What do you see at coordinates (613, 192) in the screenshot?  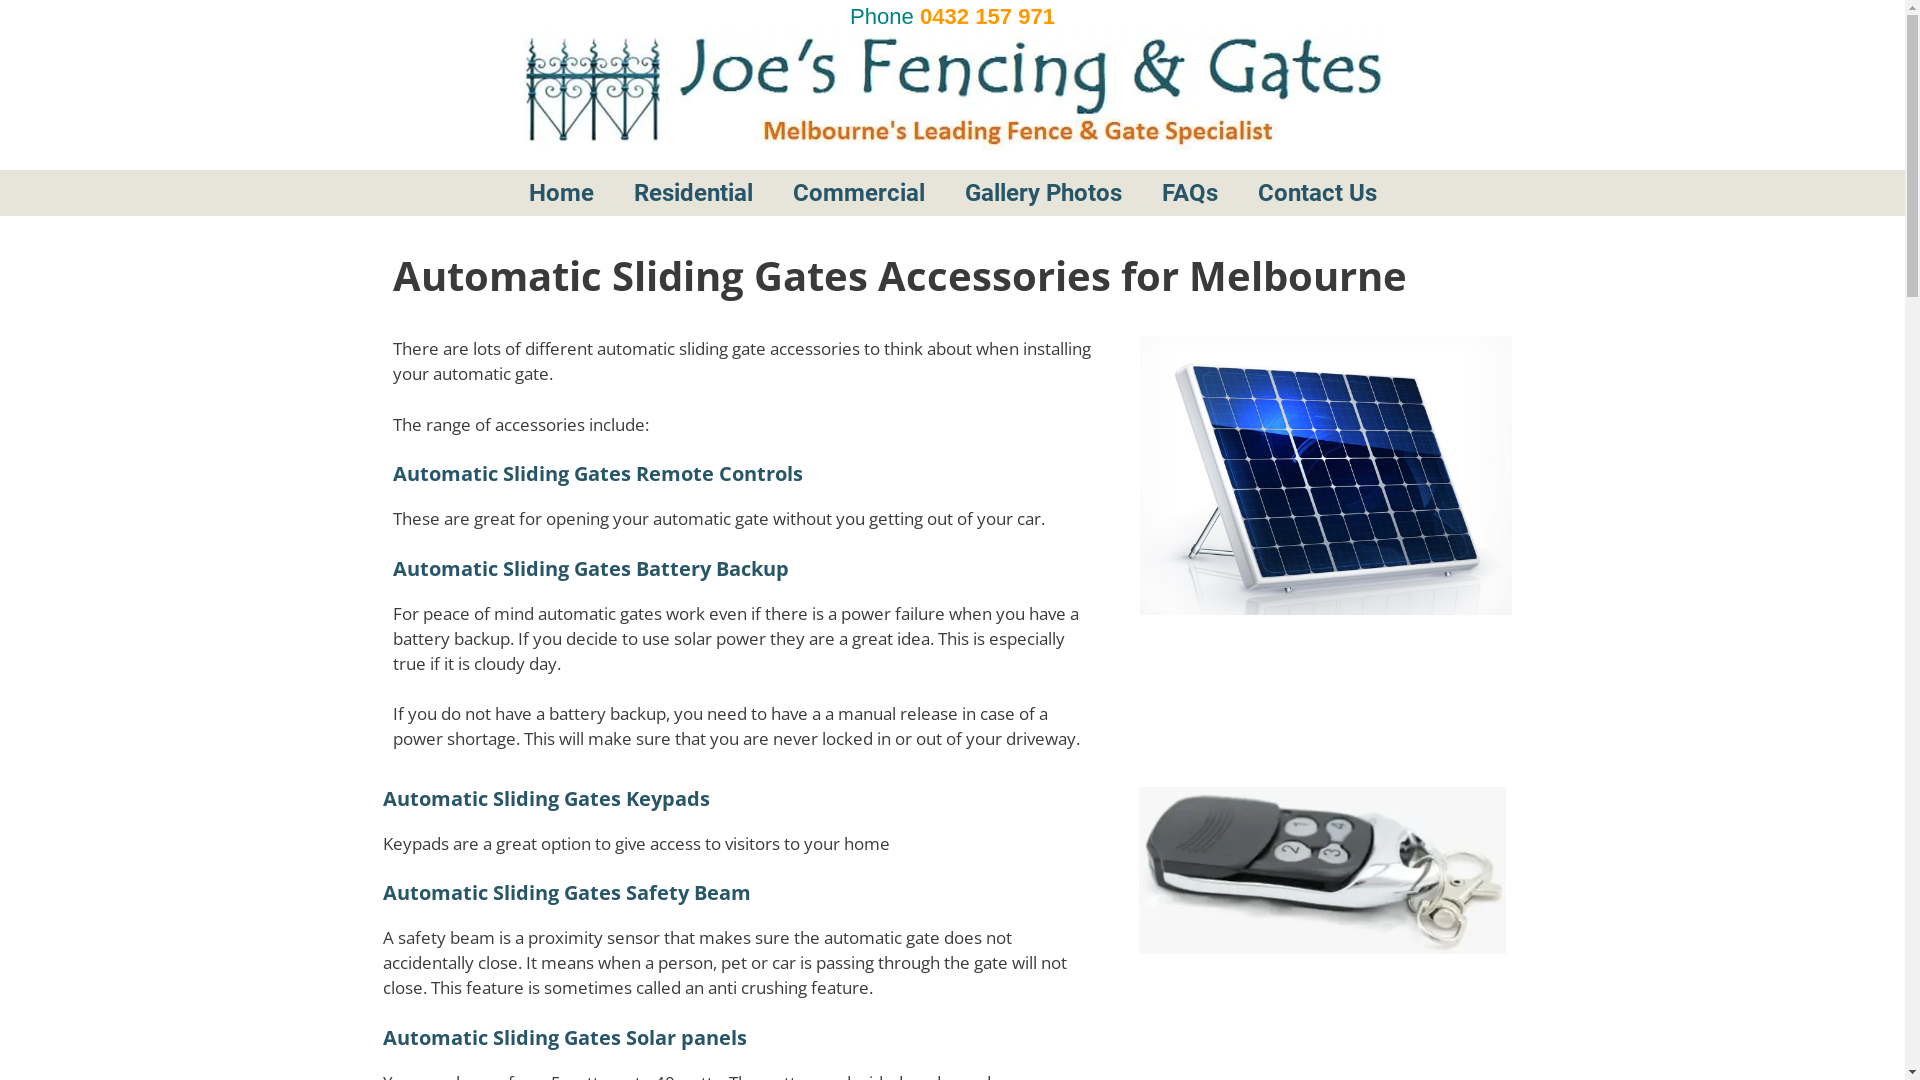 I see `'Residential'` at bounding box center [613, 192].